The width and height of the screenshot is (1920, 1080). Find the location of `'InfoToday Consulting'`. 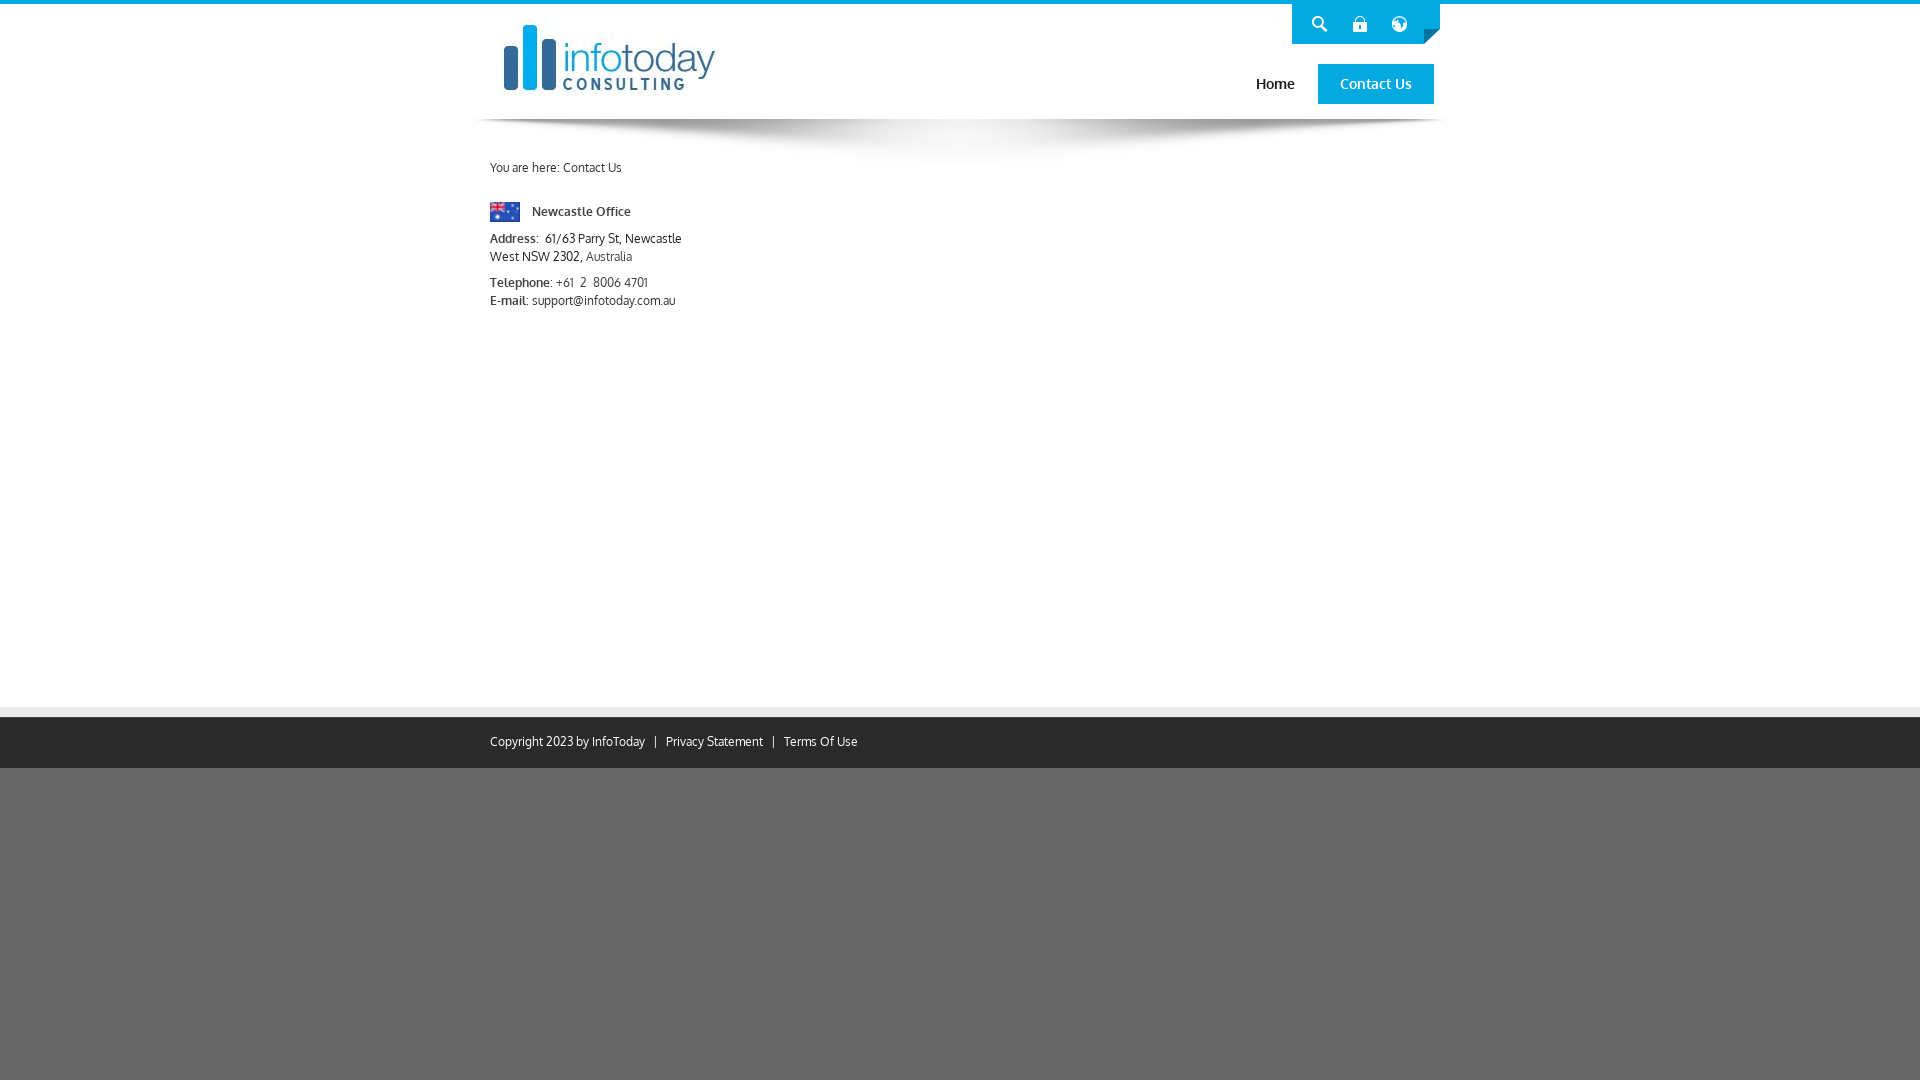

'InfoToday Consulting' is located at coordinates (608, 56).